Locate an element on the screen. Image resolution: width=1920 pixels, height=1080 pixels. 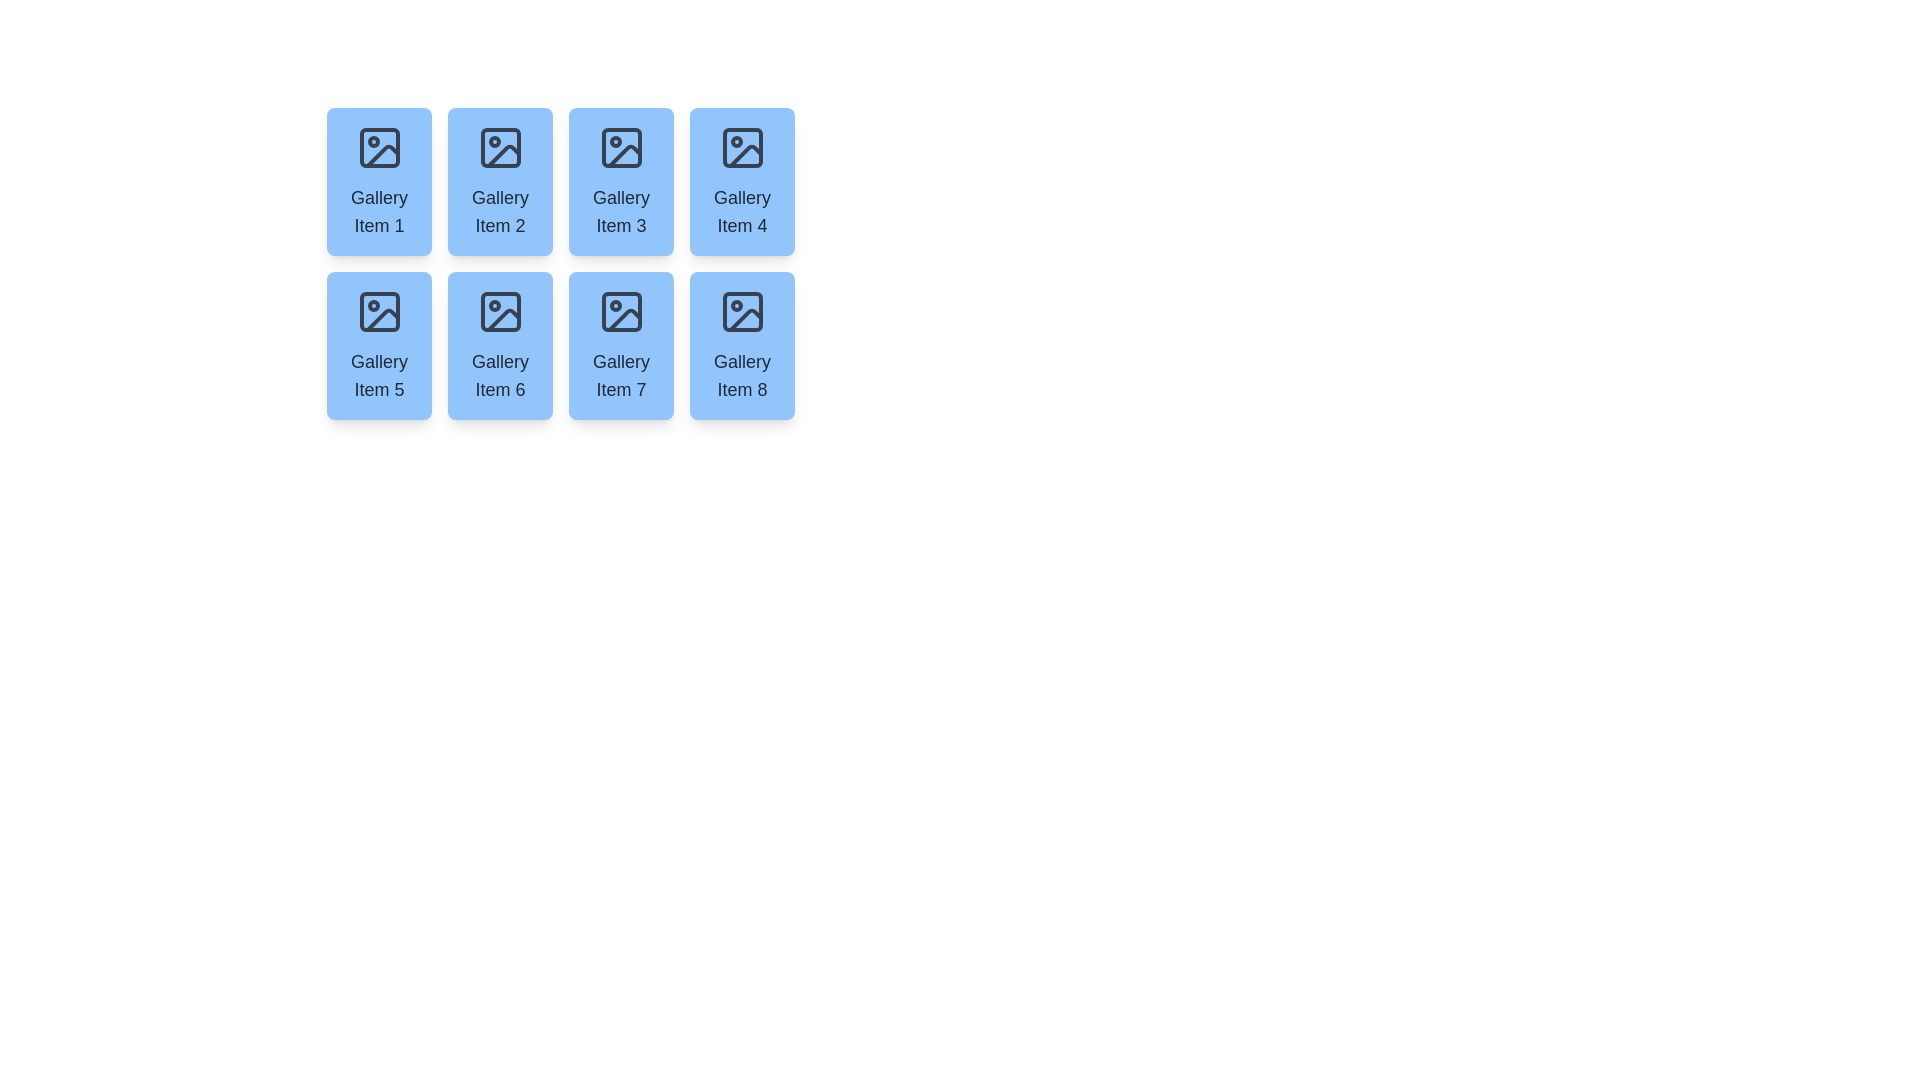
the text label that identifies the specific gallery item in the second column of the first row in a grid layout is located at coordinates (500, 212).